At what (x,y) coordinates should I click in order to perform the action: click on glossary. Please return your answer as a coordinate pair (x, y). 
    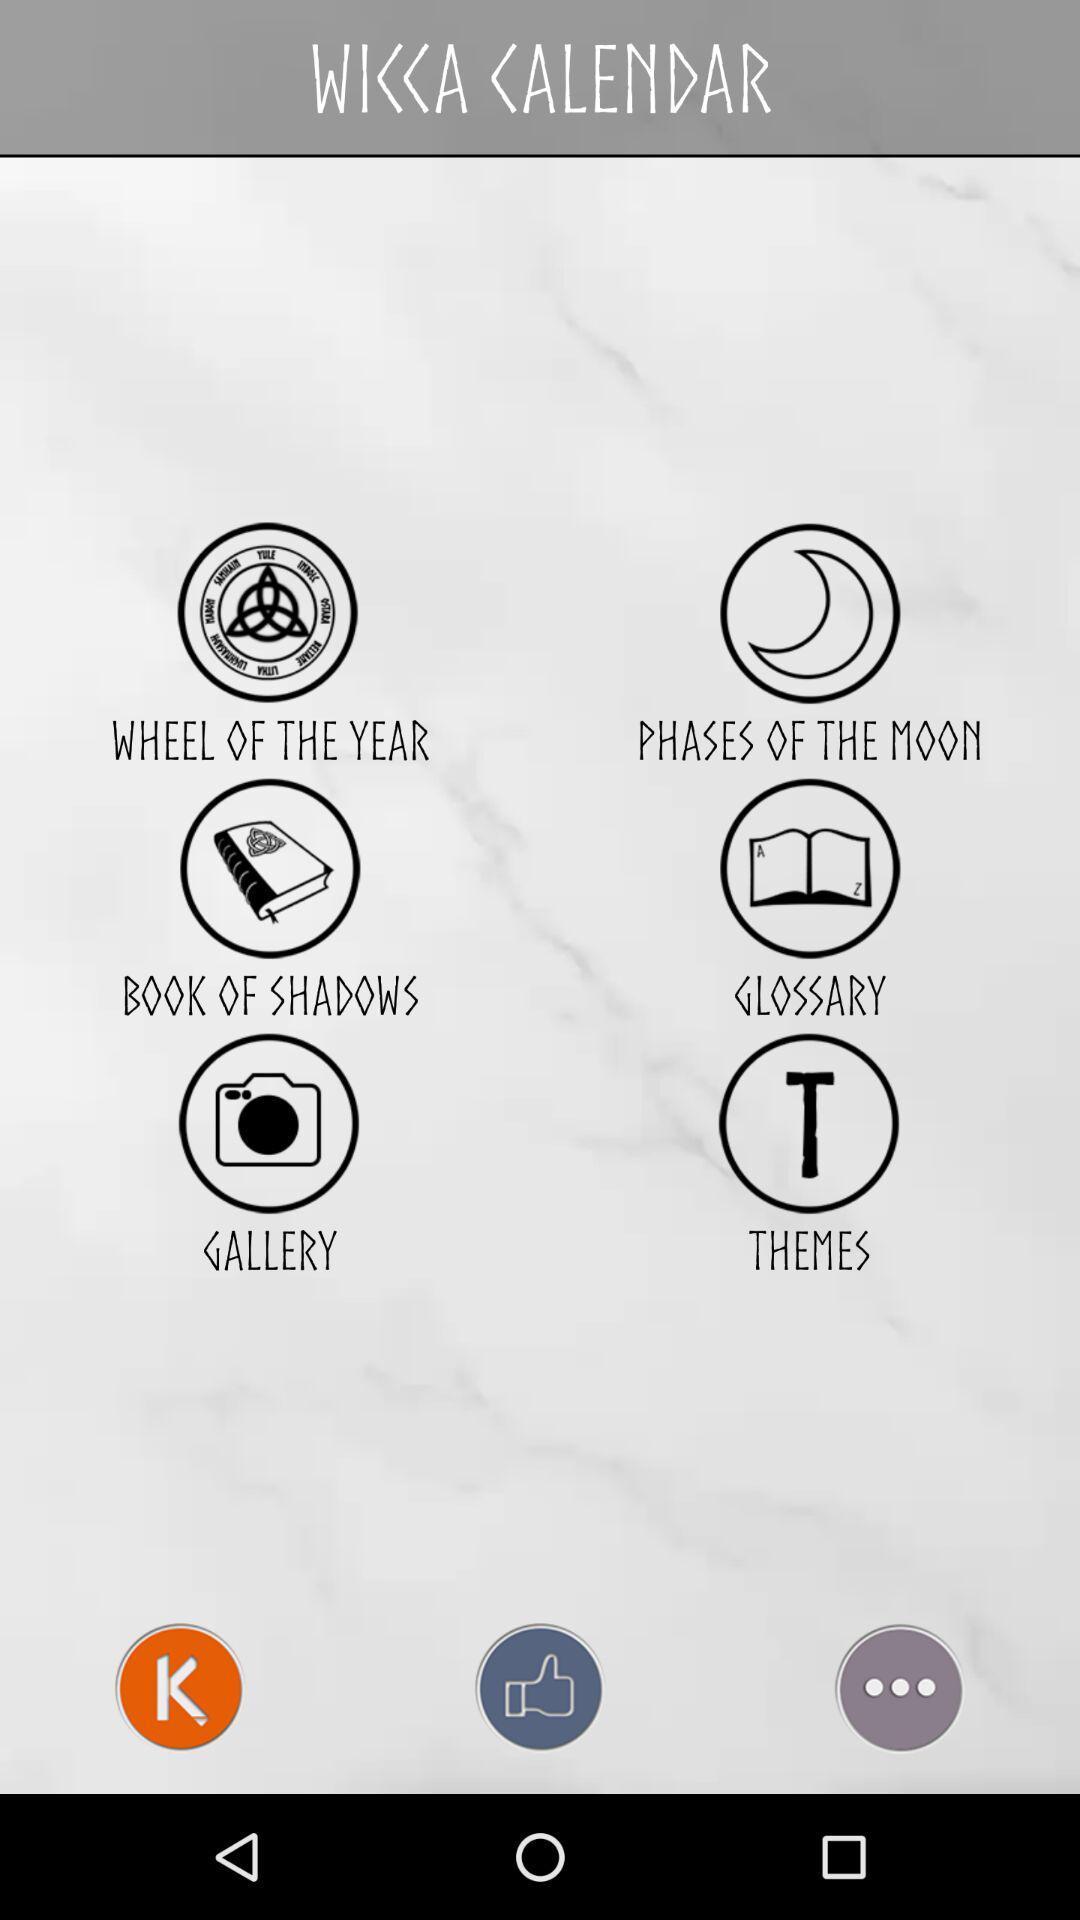
    Looking at the image, I should click on (808, 868).